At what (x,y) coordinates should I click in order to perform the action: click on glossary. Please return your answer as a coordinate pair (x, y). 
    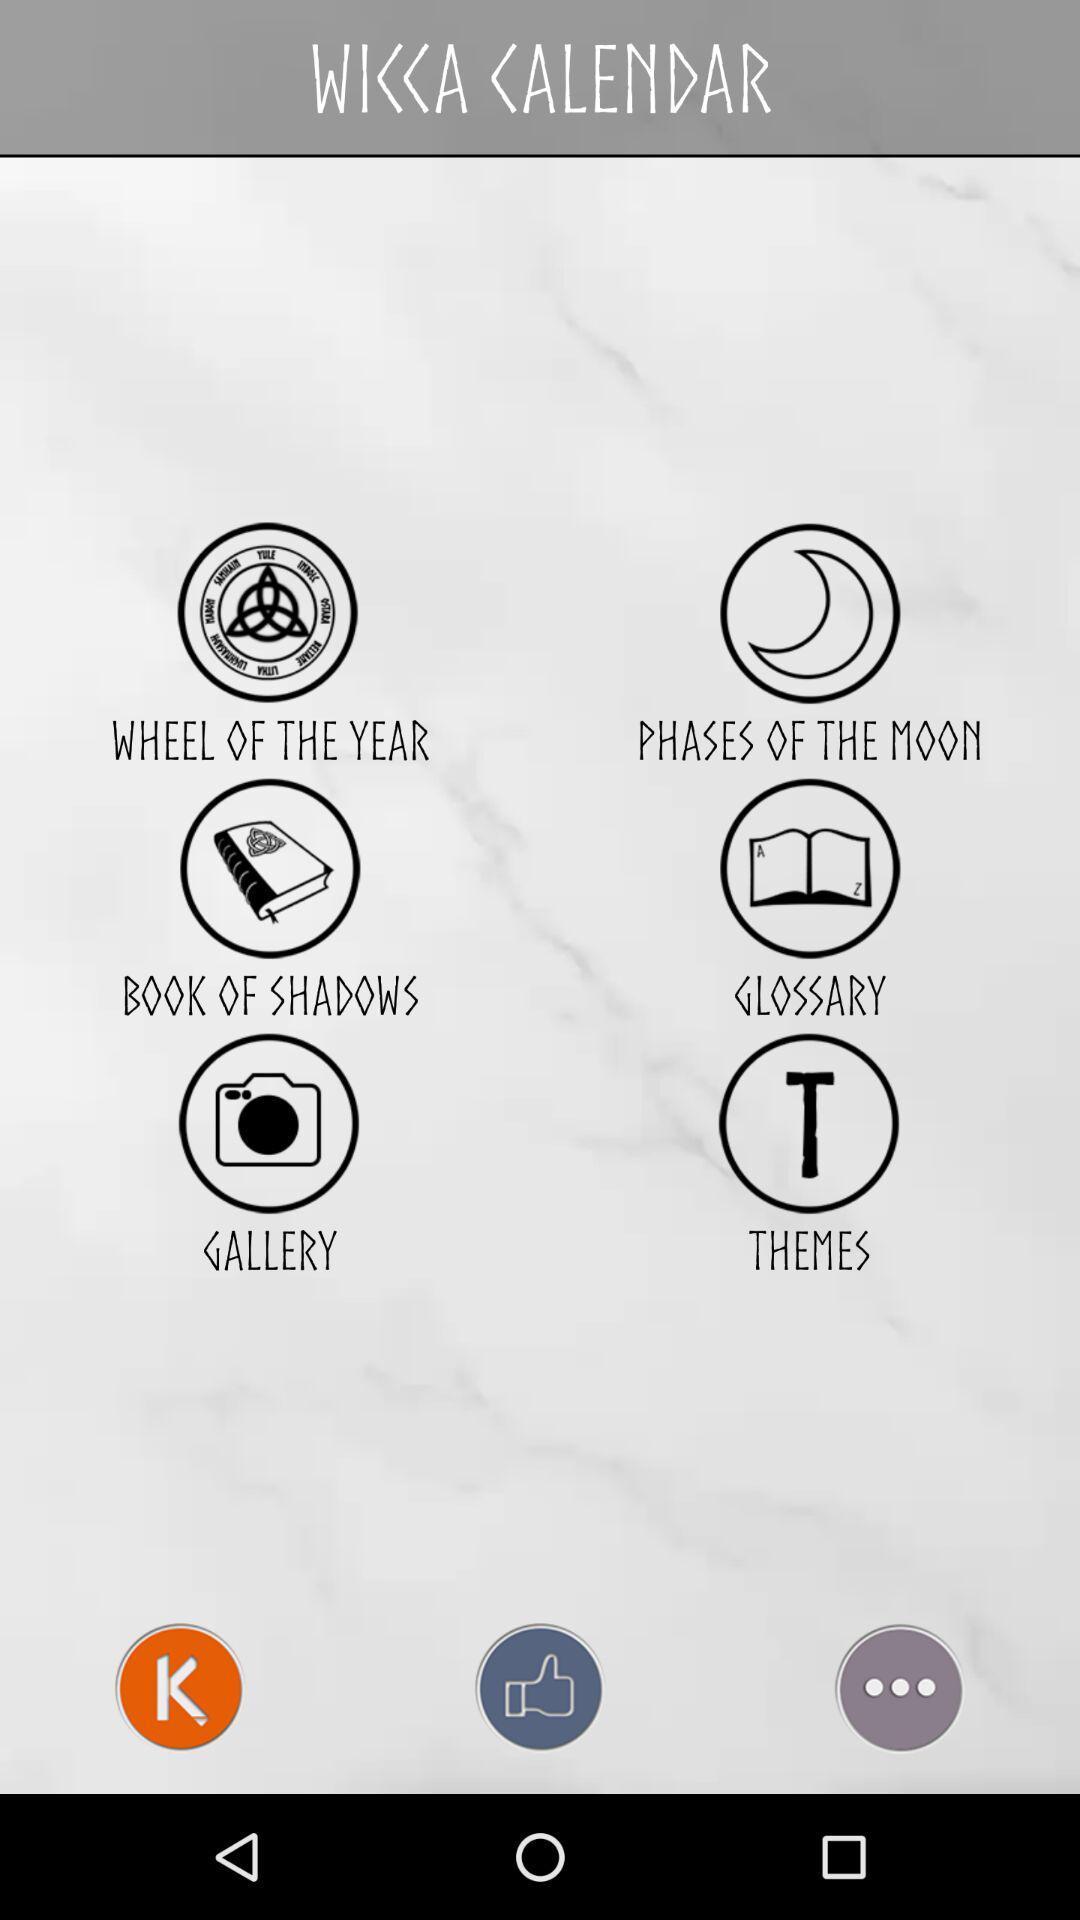
    Looking at the image, I should click on (808, 868).